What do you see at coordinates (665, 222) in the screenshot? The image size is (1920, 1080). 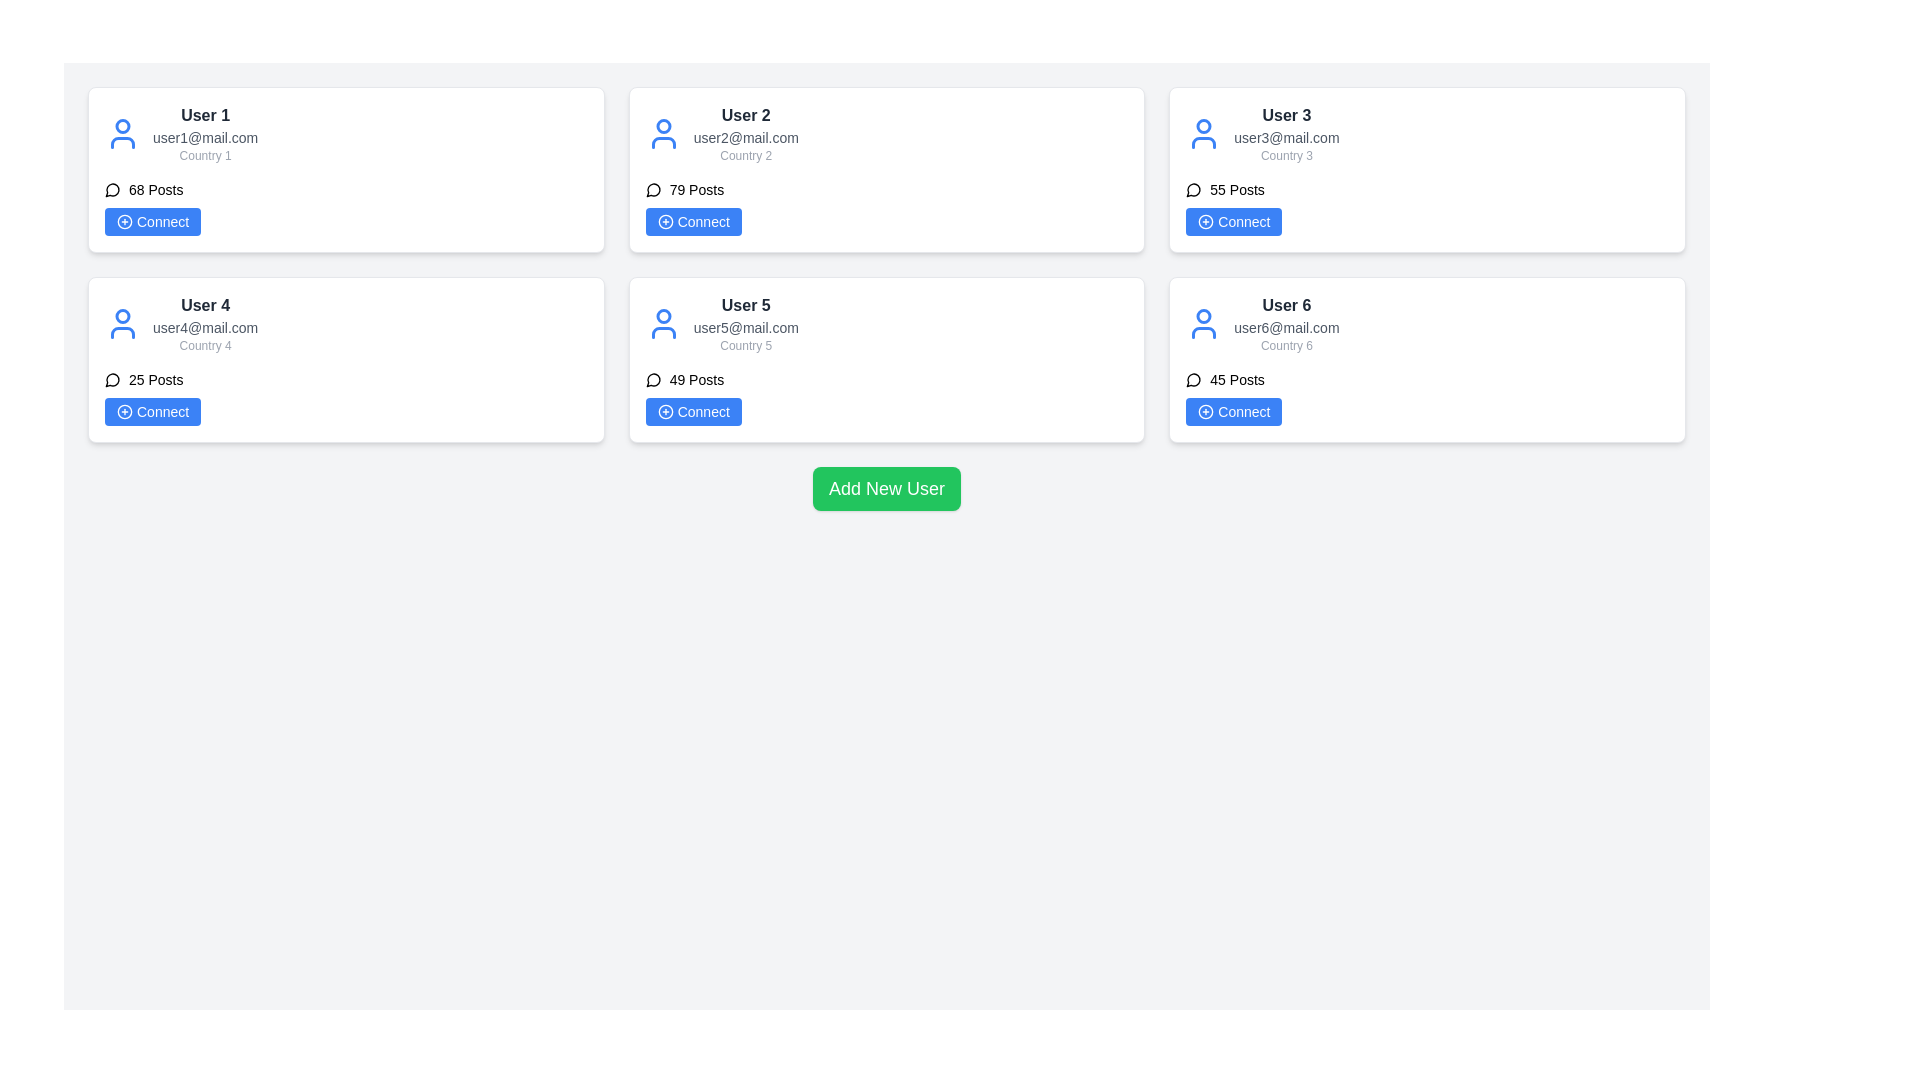 I see `the 'plus' icon located in the user action section of User 2's card, situated in the top-right quadrant of the grid layout` at bounding box center [665, 222].